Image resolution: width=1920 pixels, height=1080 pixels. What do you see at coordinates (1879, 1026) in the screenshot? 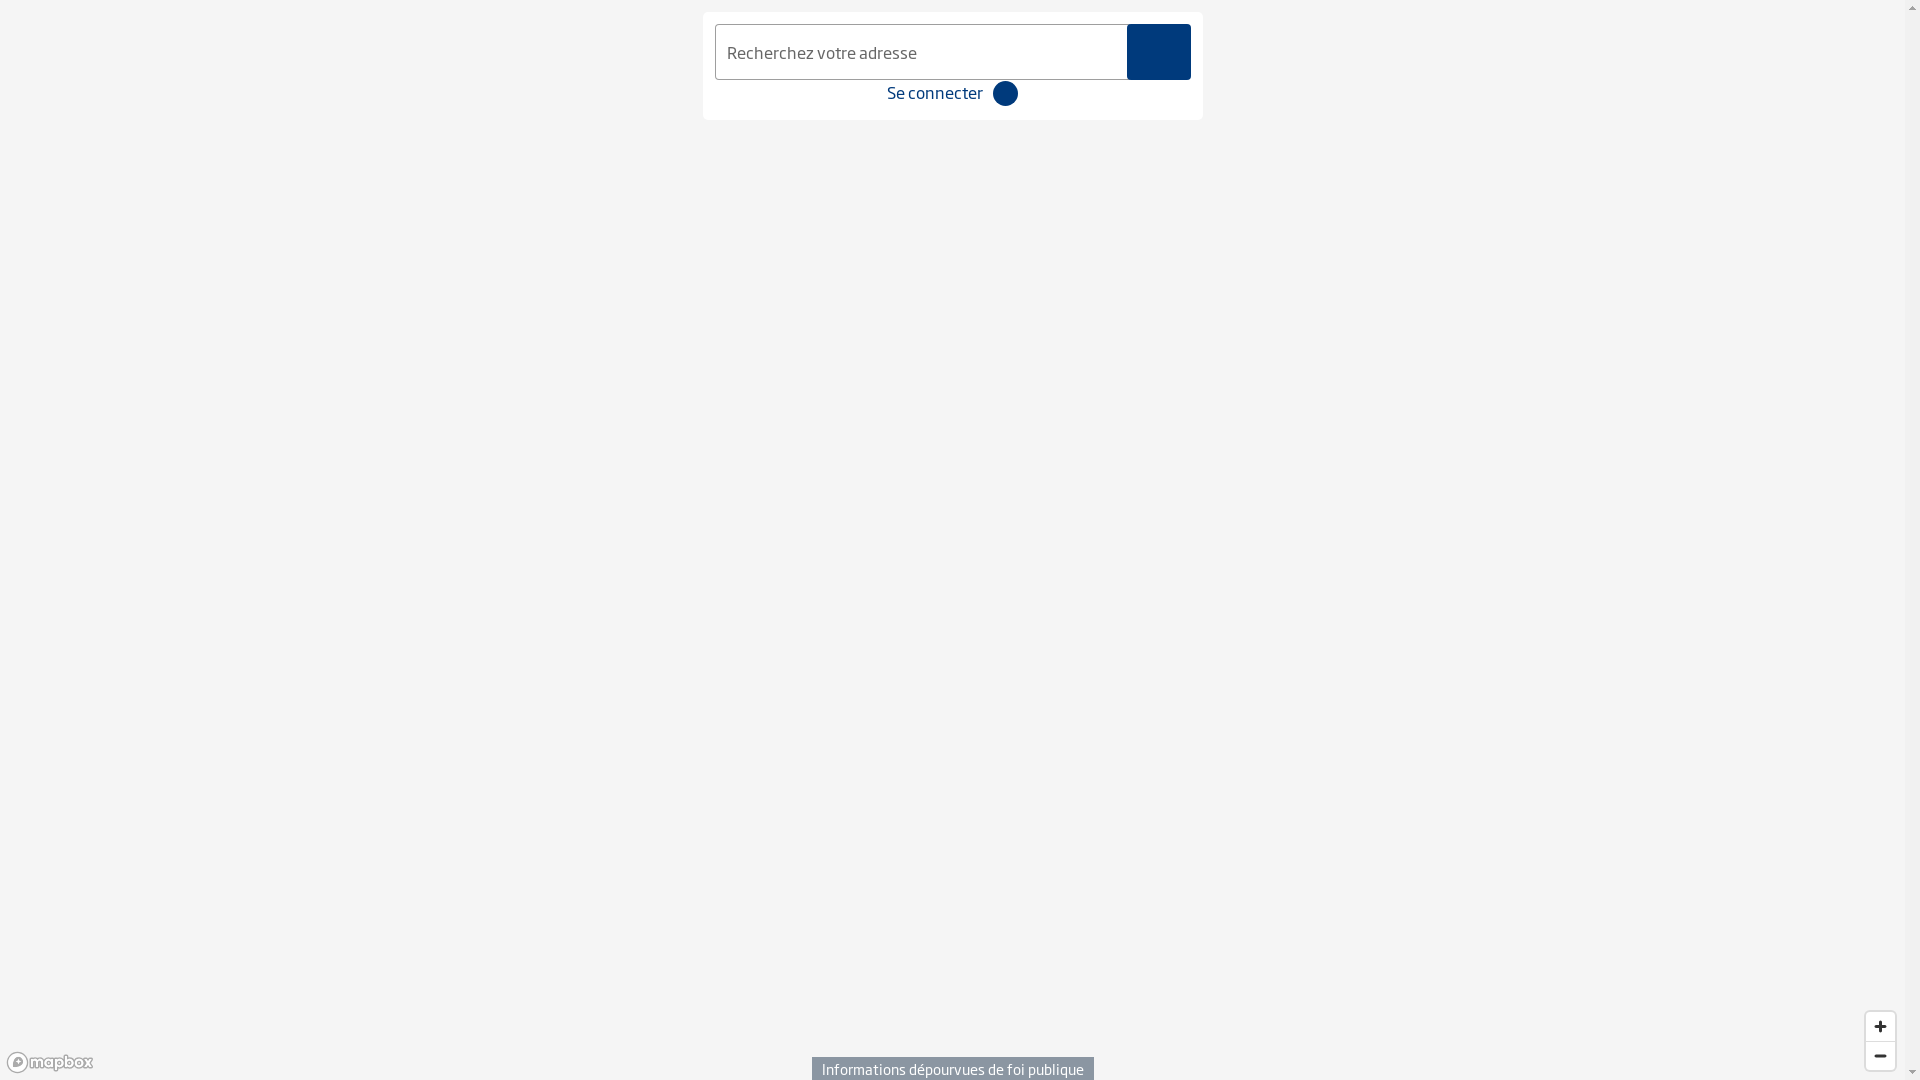
I see `'Zoom in'` at bounding box center [1879, 1026].